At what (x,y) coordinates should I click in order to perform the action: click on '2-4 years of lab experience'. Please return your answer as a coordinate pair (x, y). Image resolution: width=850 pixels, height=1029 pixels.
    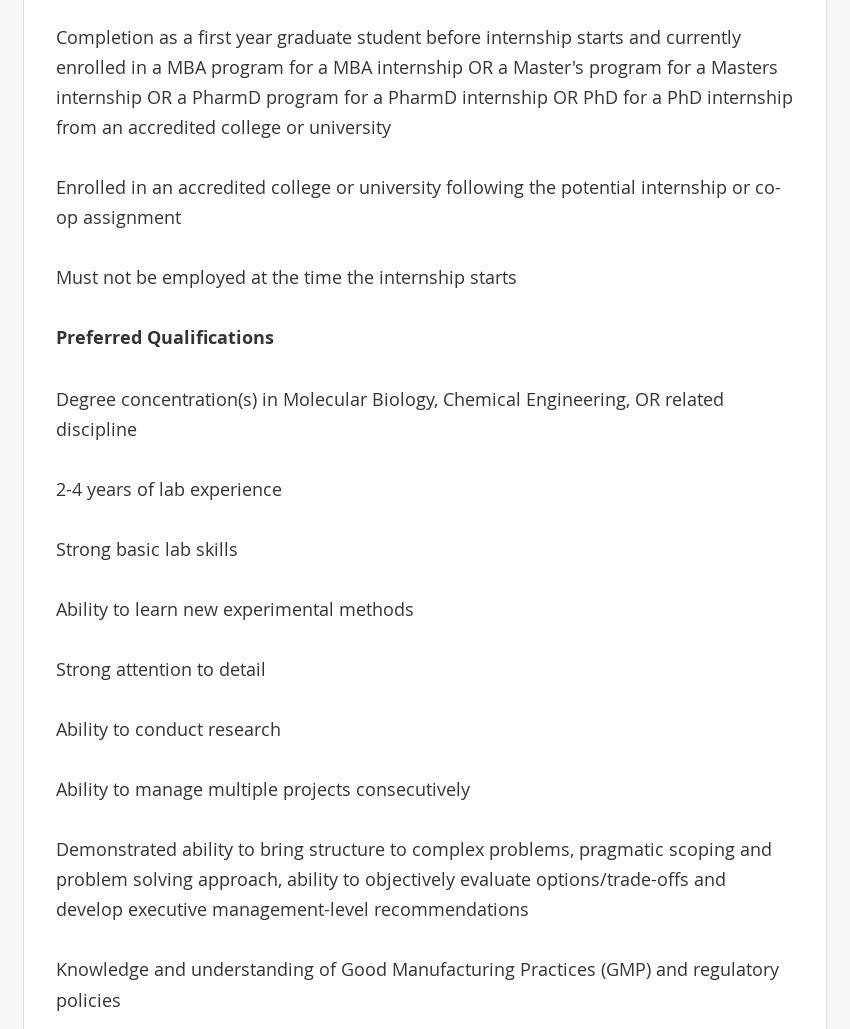
    Looking at the image, I should click on (167, 487).